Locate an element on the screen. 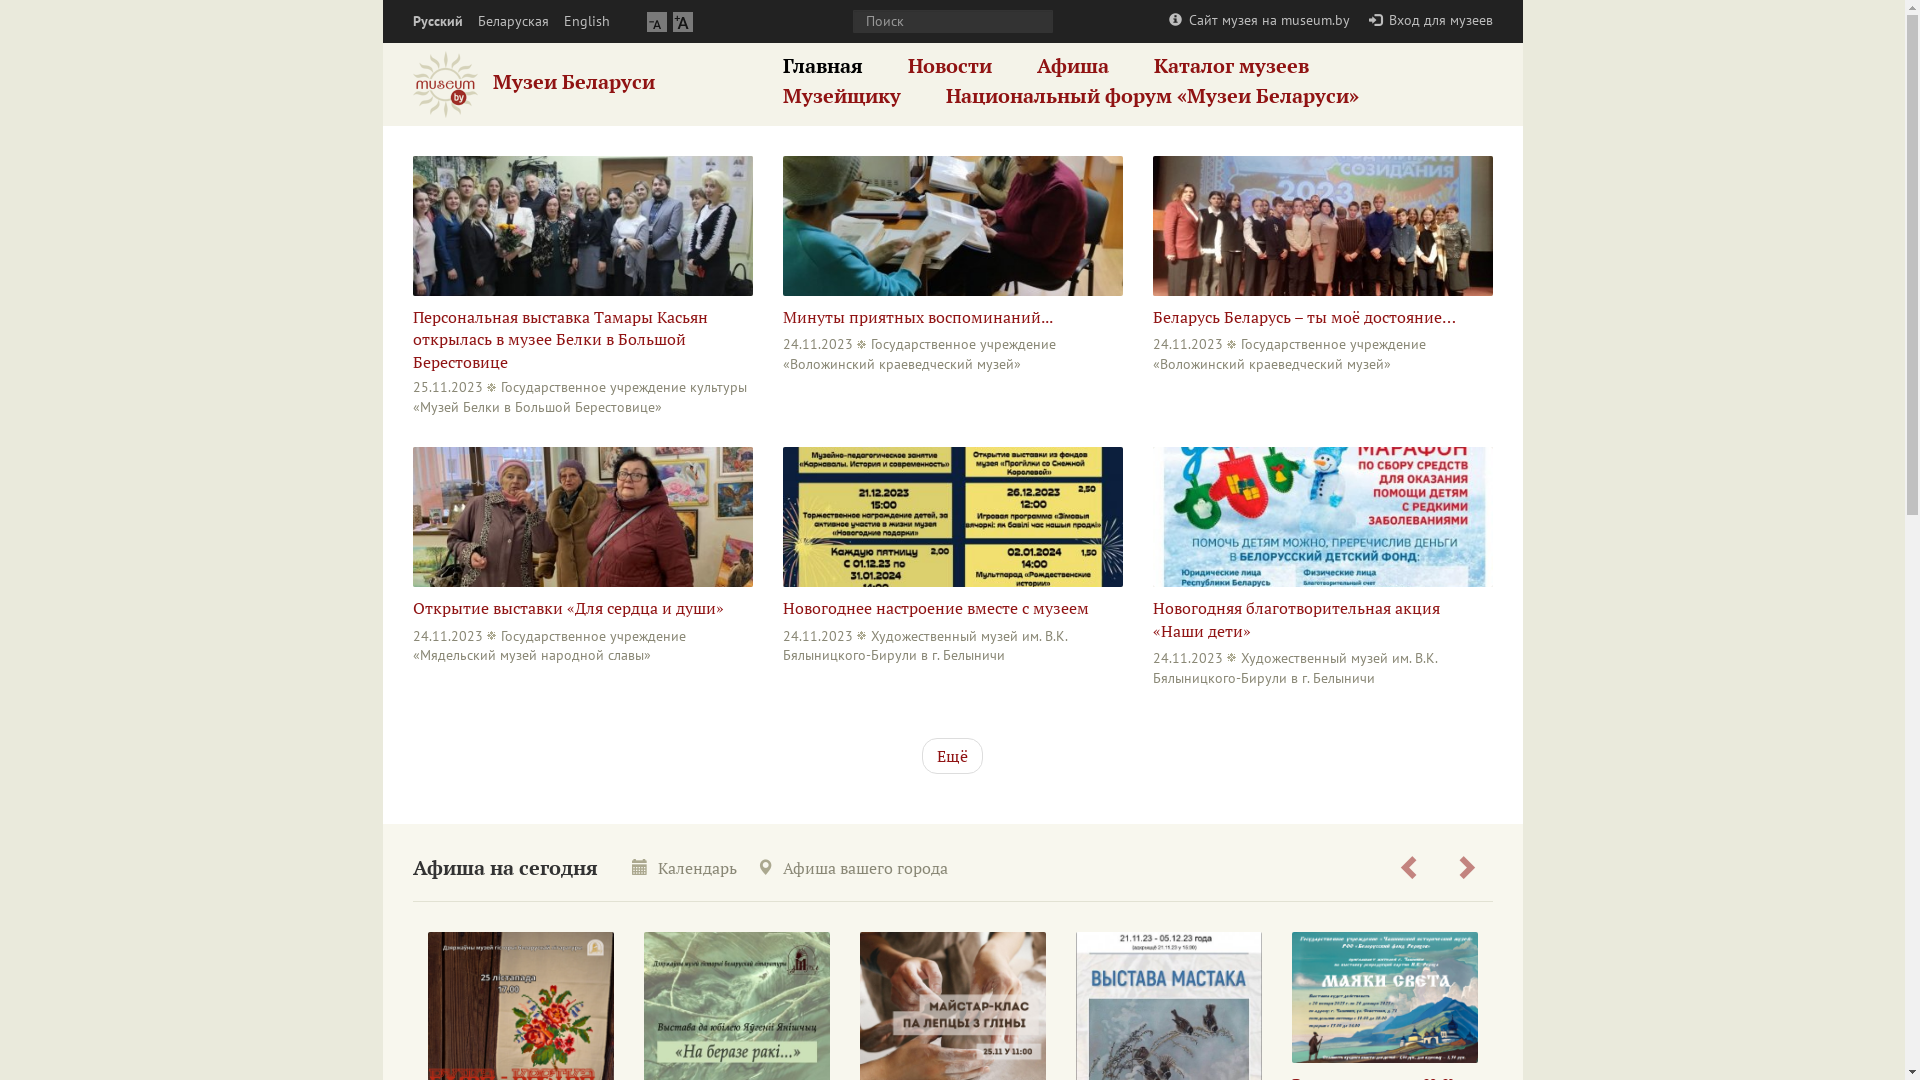  'English' is located at coordinates (585, 21).